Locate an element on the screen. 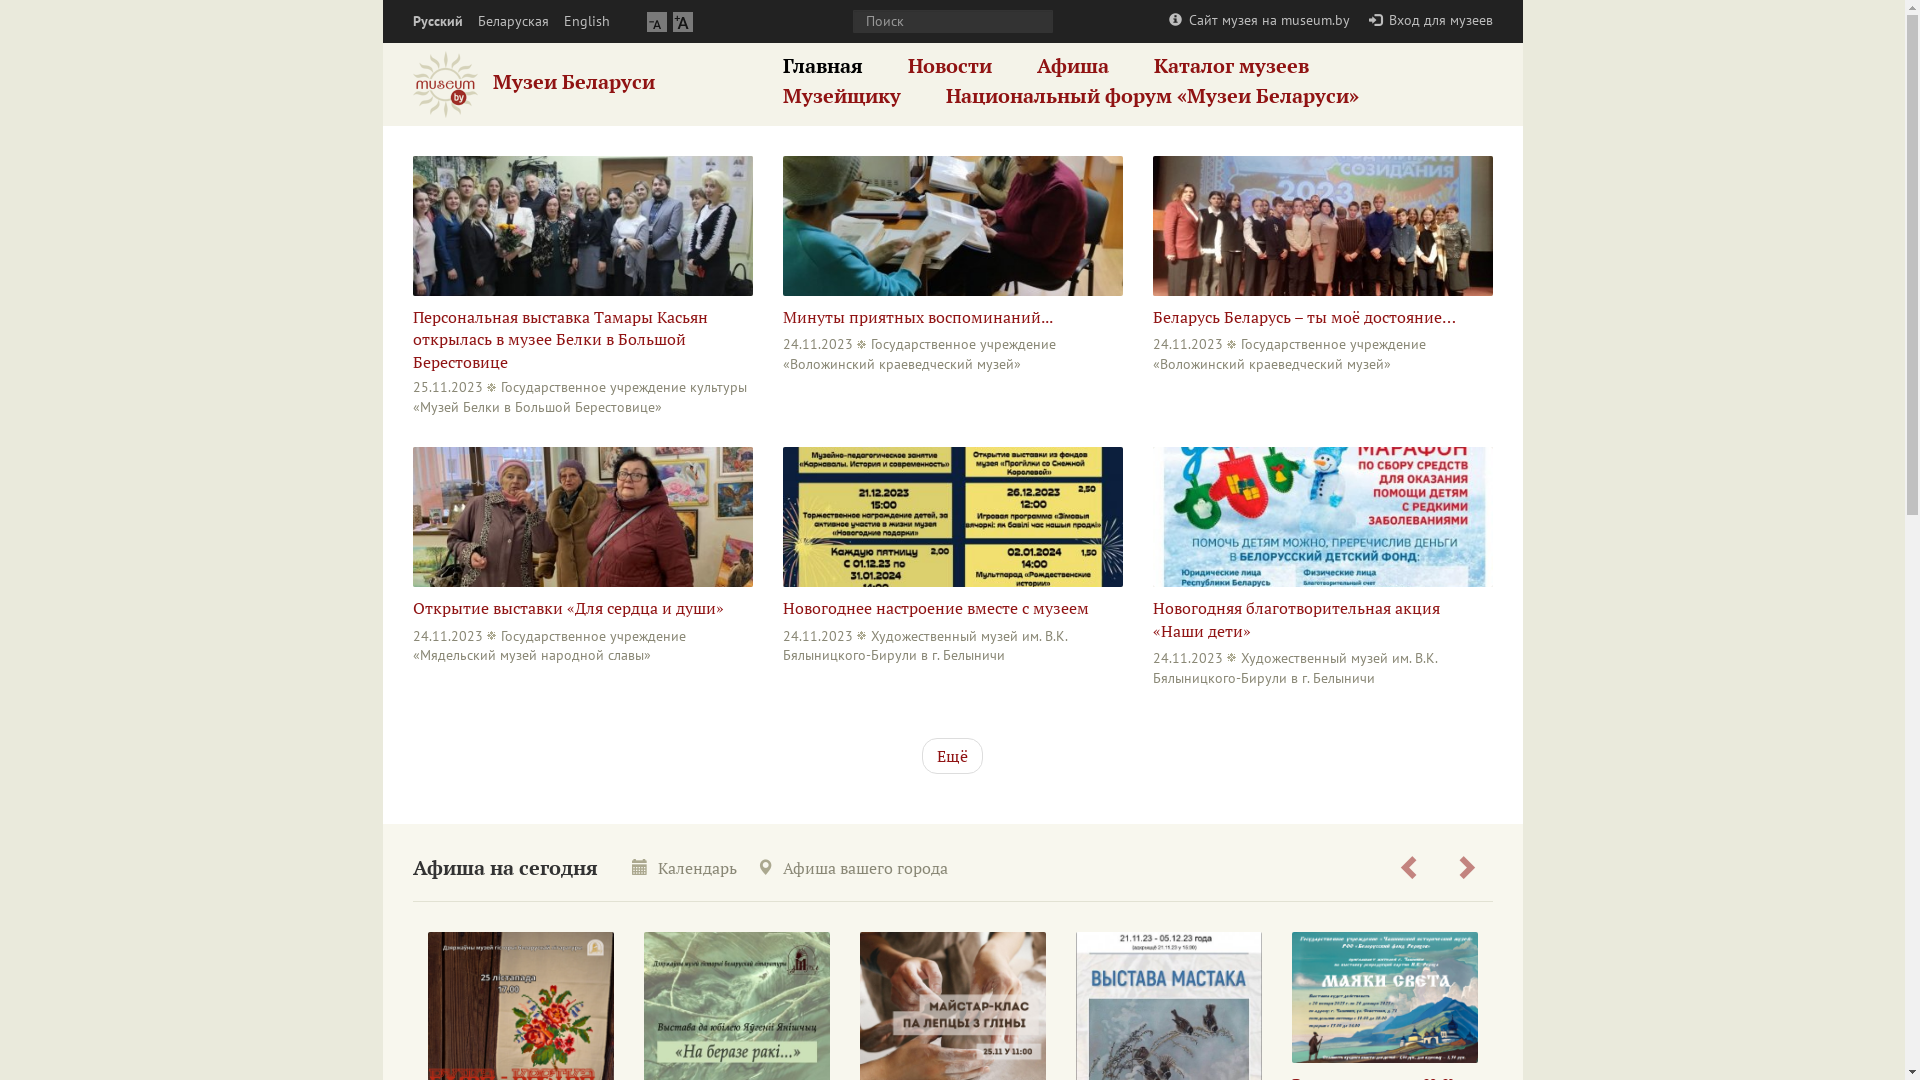  'English' is located at coordinates (585, 21).